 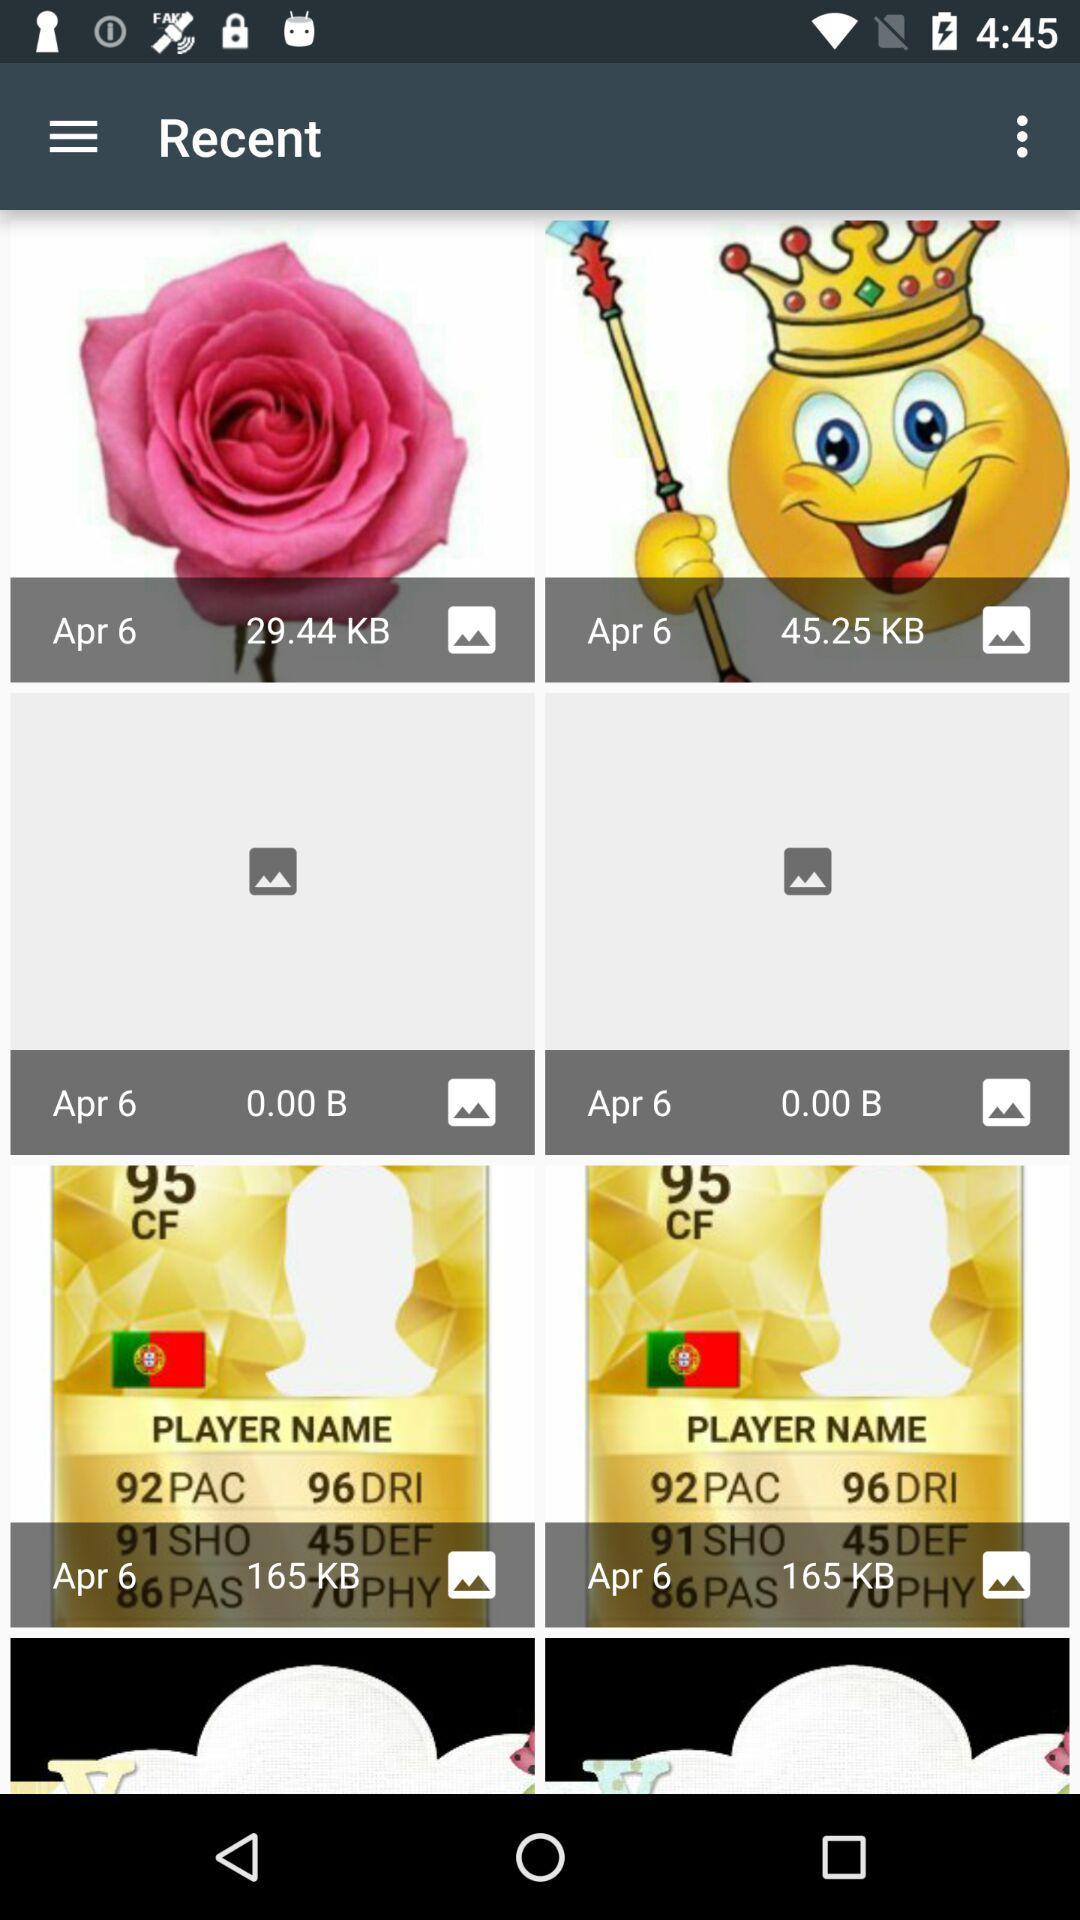 I want to click on the first image below the recent, so click(x=273, y=399).